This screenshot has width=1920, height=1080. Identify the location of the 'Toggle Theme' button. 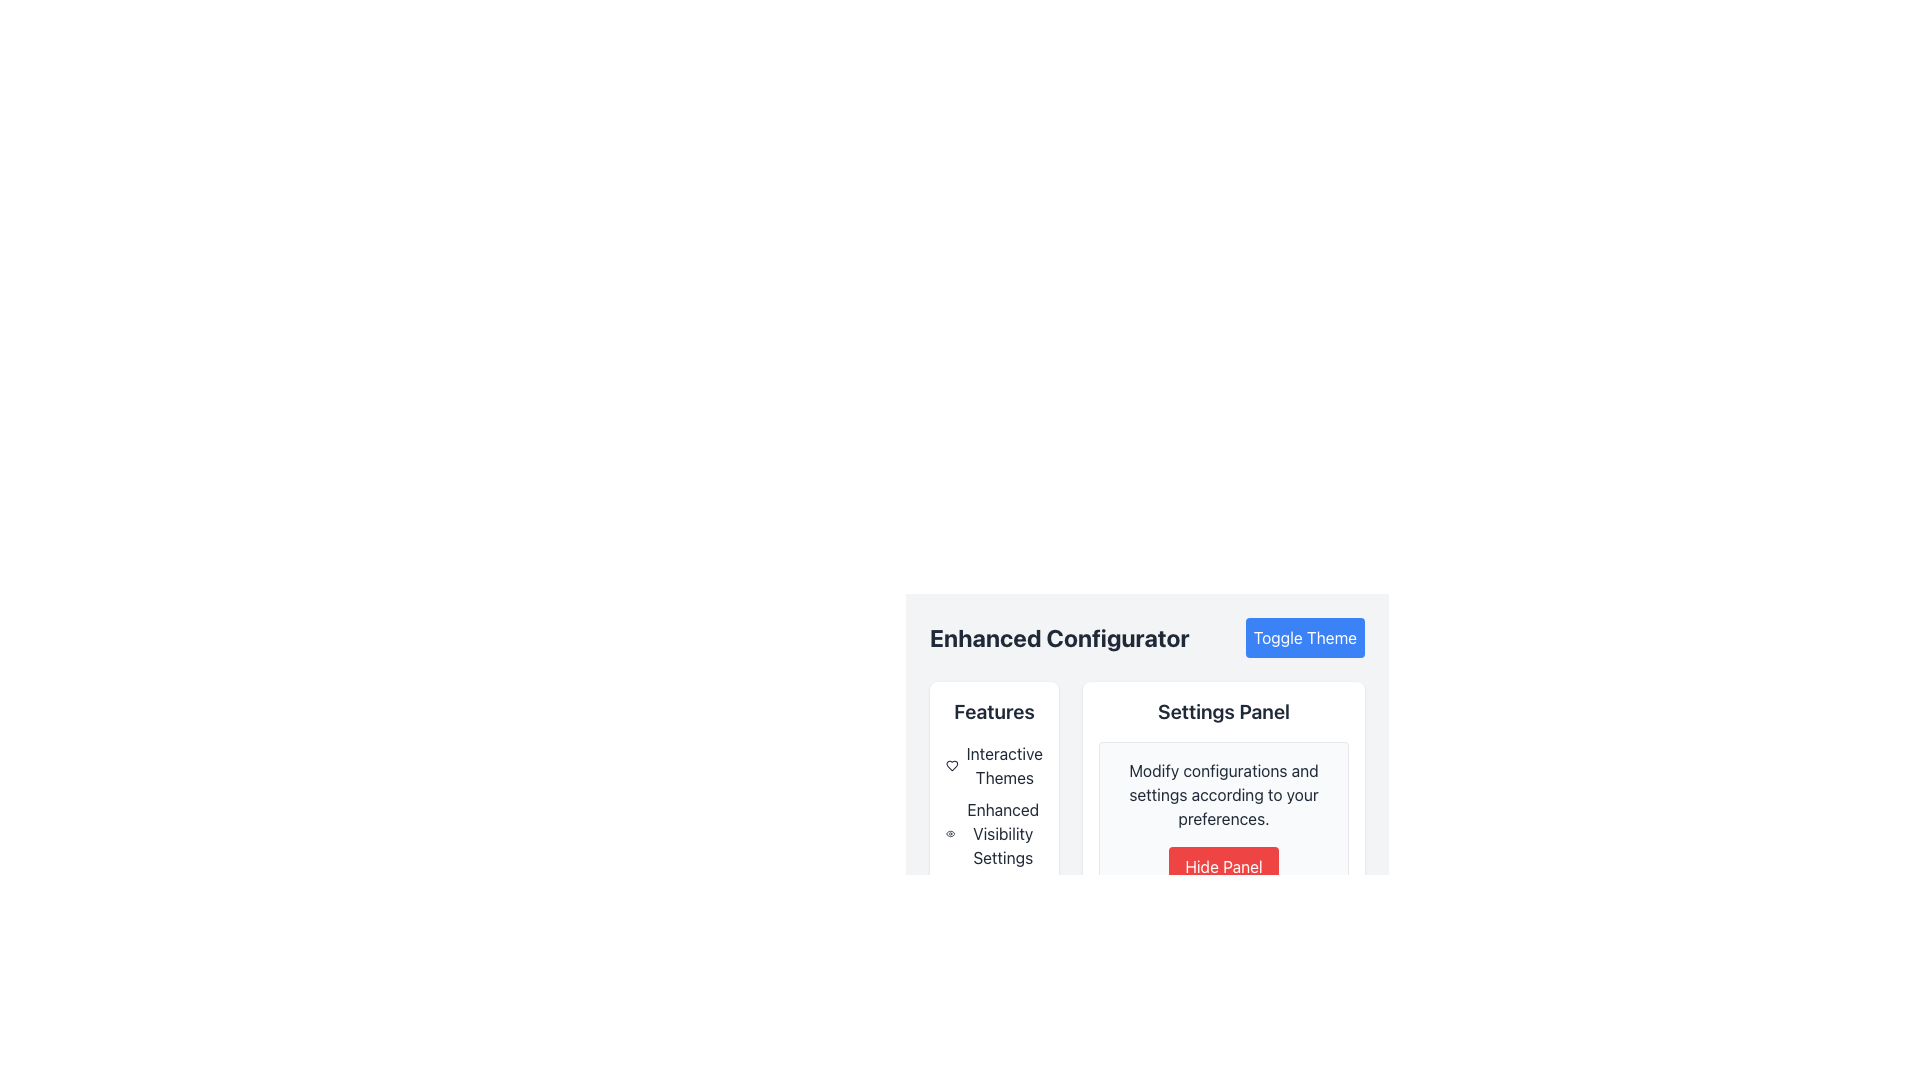
(1305, 637).